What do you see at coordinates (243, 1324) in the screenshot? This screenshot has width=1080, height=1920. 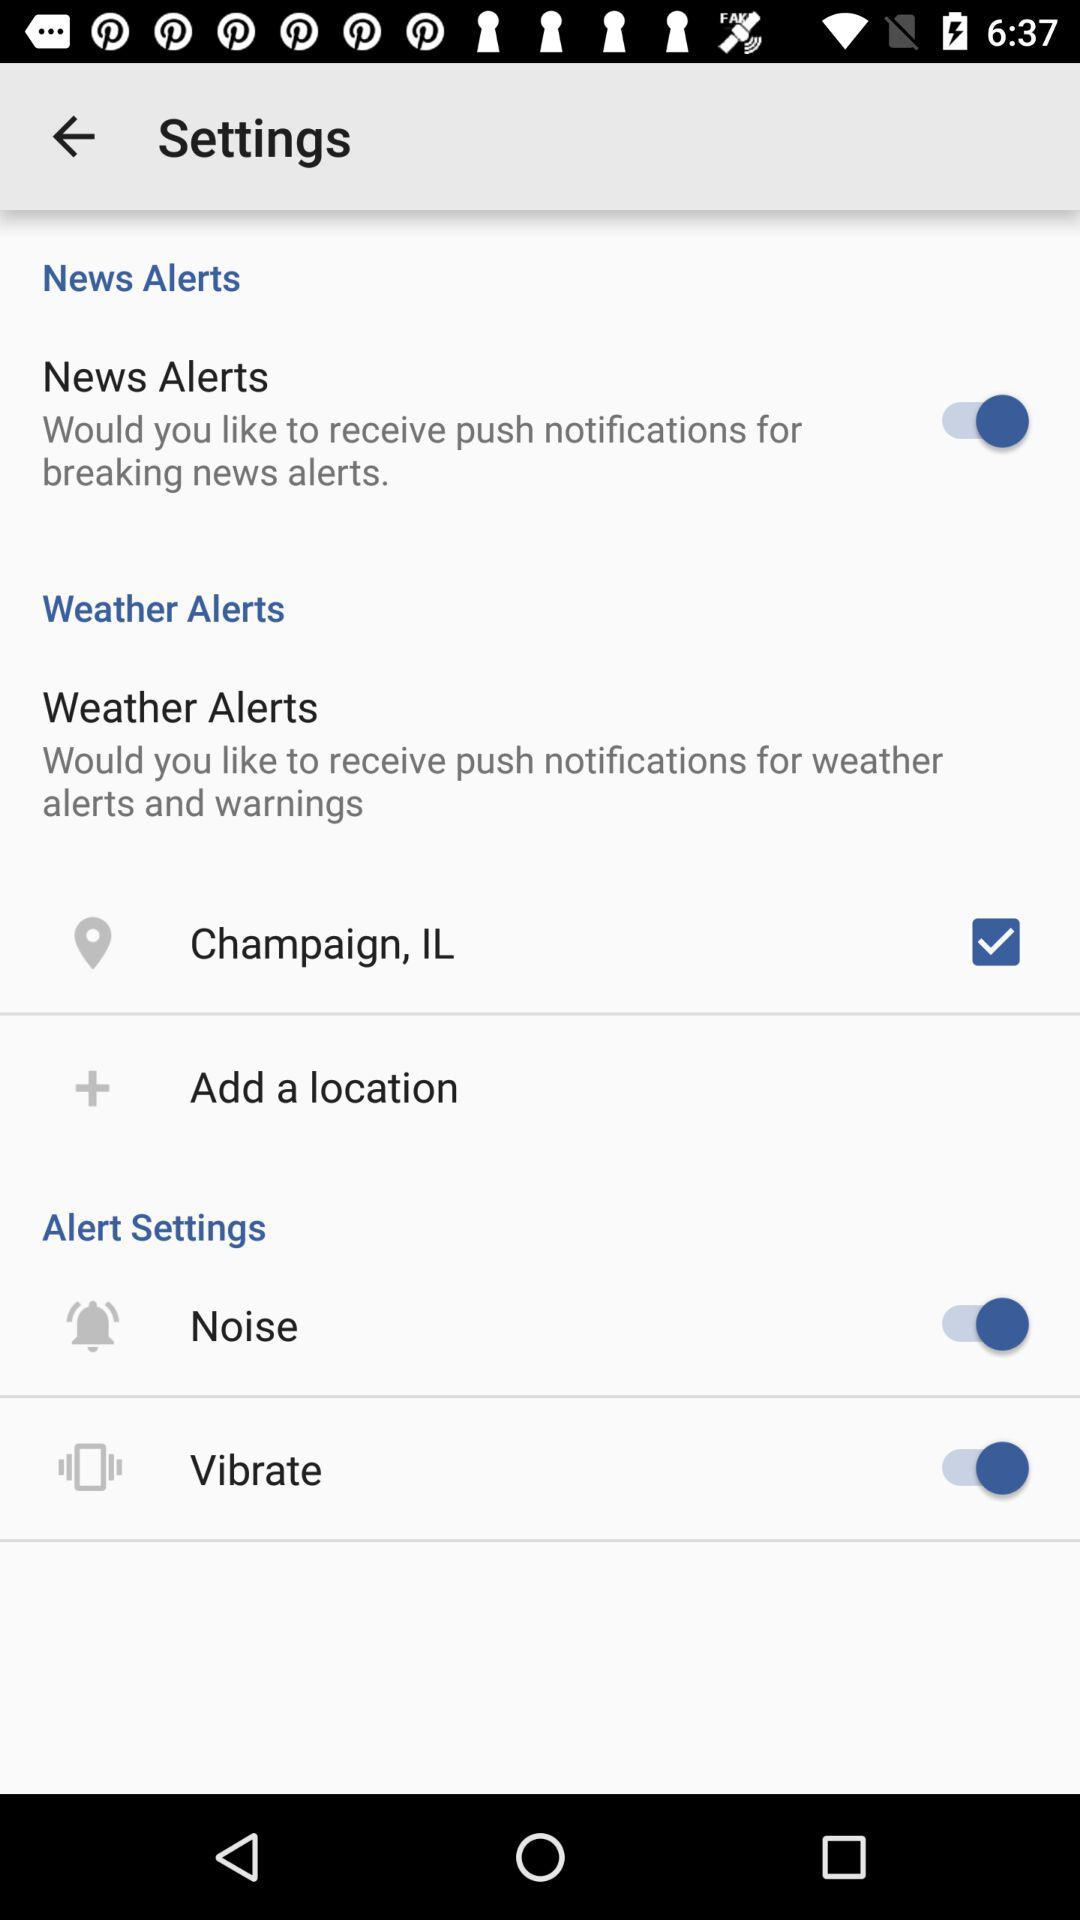 I see `the item below the alert settings item` at bounding box center [243, 1324].